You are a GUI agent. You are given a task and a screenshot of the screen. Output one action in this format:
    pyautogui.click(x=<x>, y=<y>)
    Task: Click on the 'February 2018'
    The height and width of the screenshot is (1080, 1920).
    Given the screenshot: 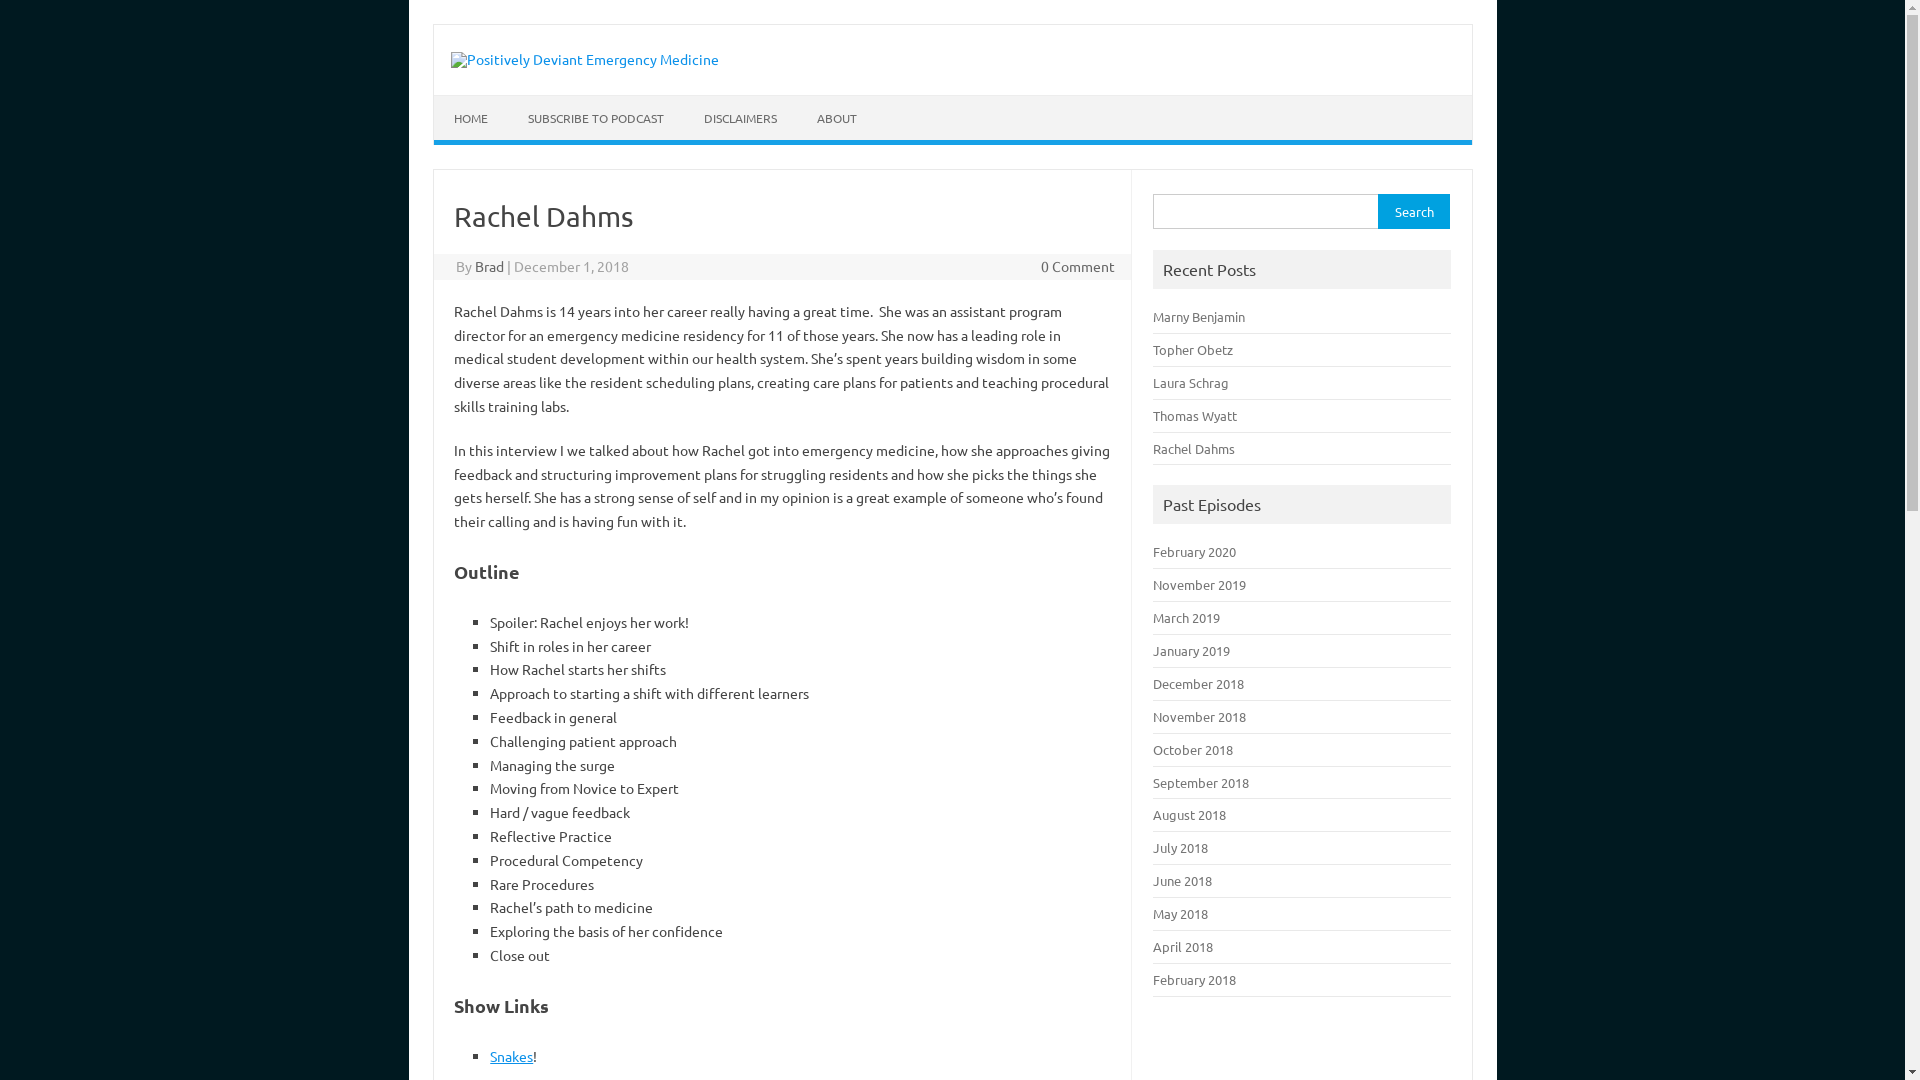 What is the action you would take?
    pyautogui.click(x=1152, y=978)
    